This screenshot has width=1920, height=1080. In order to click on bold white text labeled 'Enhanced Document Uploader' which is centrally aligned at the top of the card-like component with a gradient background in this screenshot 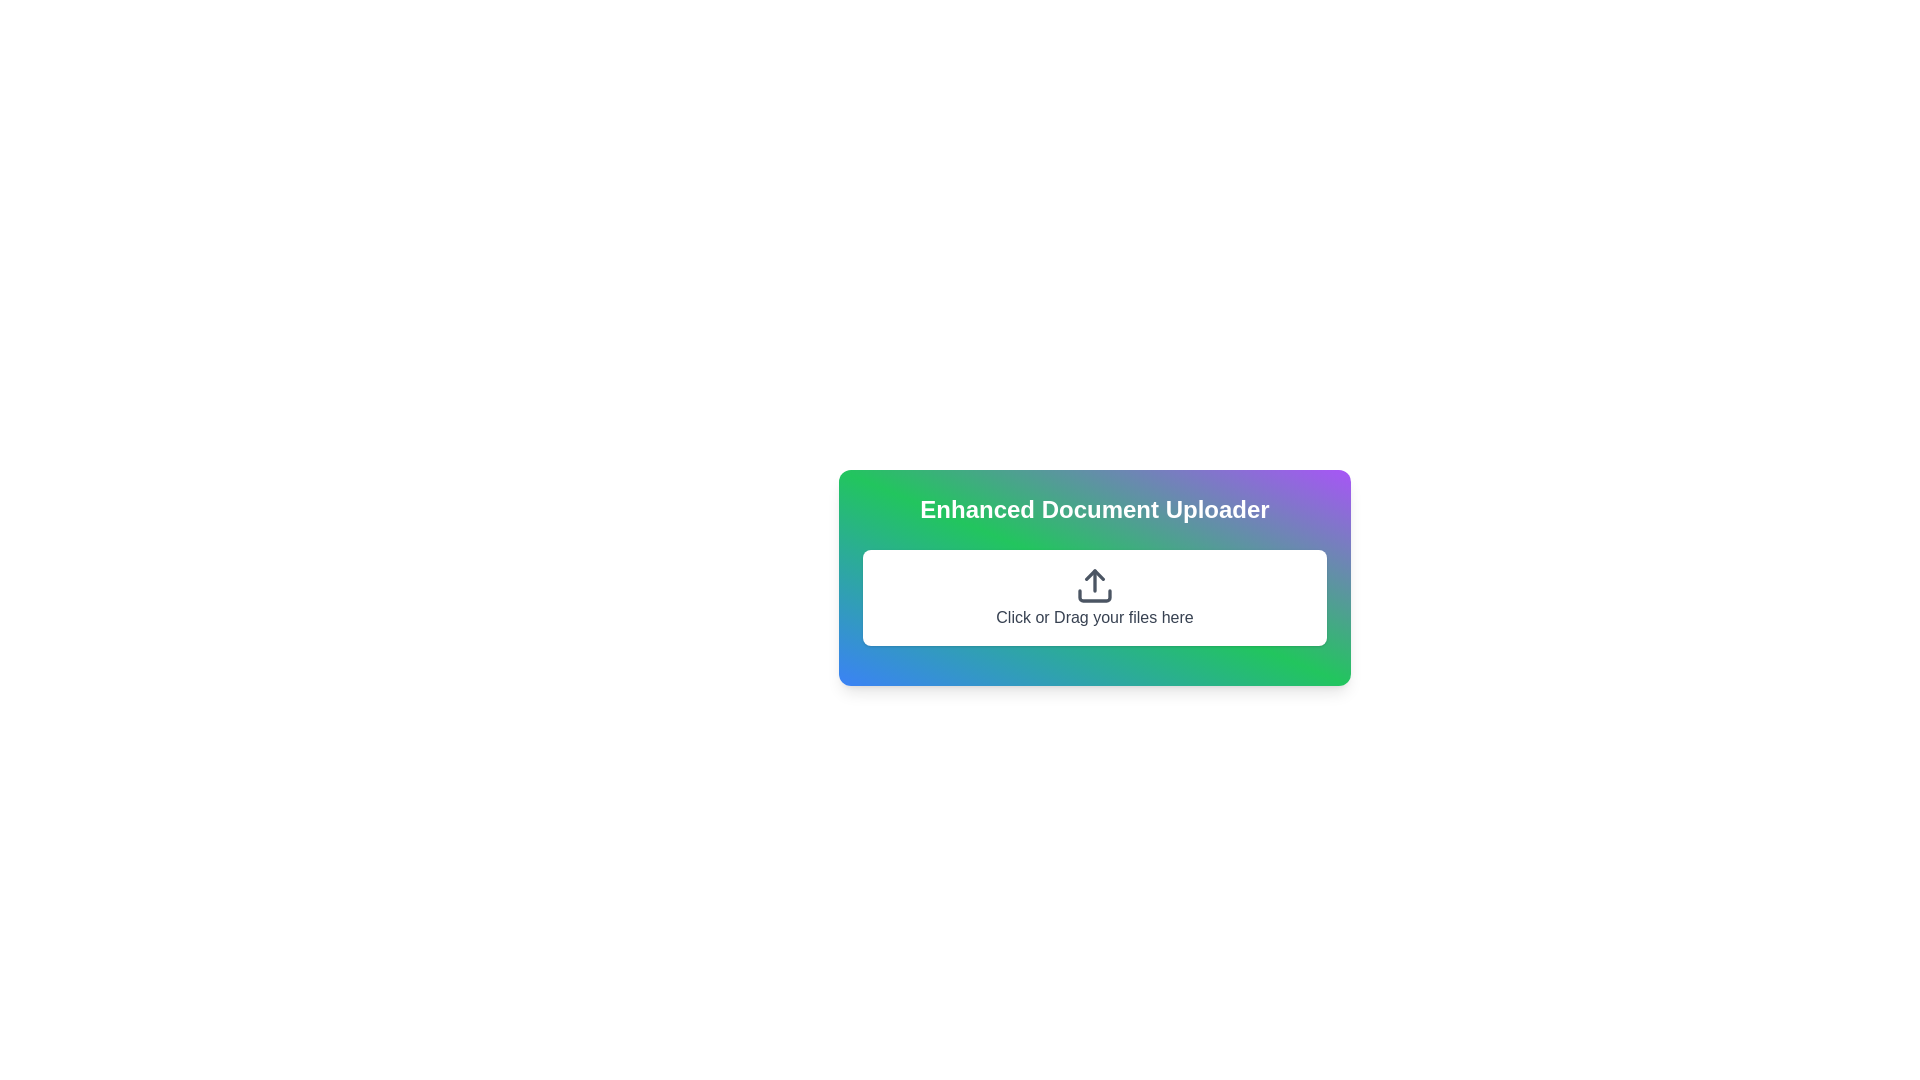, I will do `click(1093, 508)`.